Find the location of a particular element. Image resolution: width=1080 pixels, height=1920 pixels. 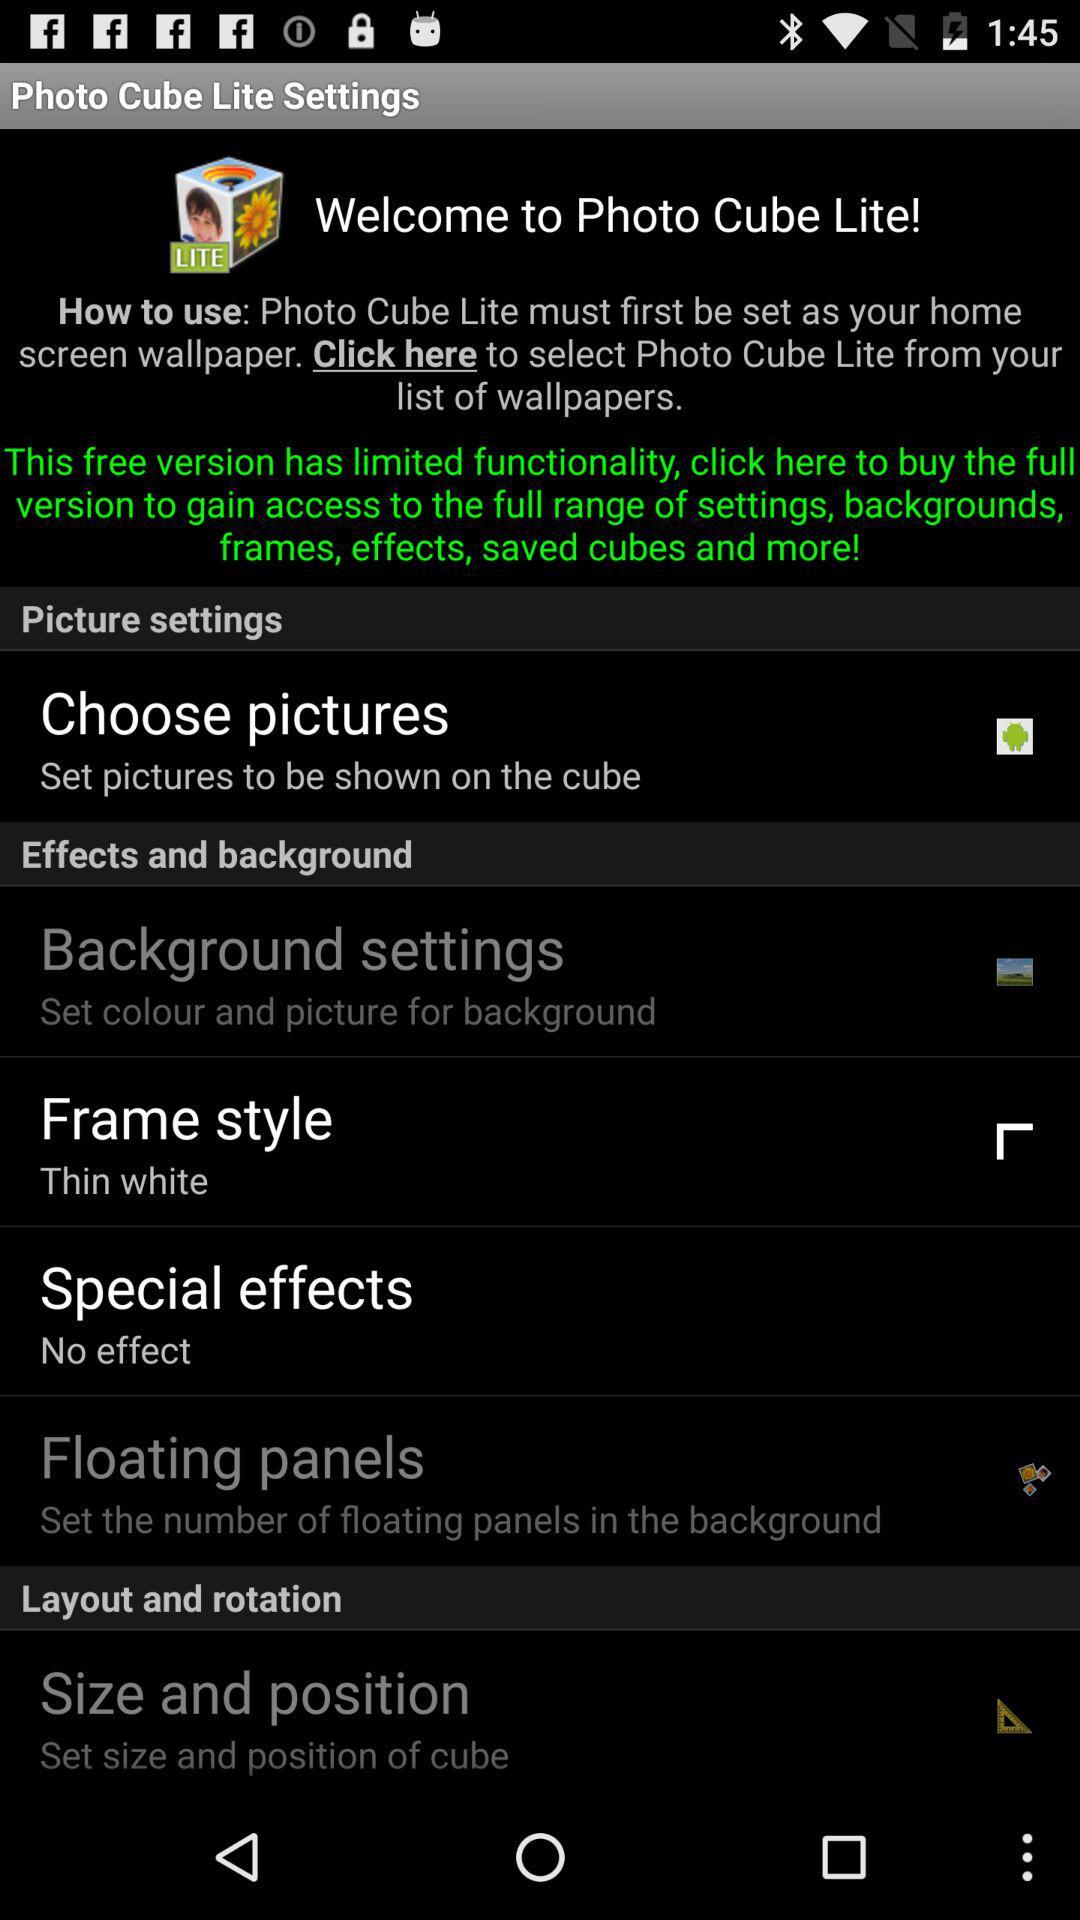

the how to use app is located at coordinates (540, 360).